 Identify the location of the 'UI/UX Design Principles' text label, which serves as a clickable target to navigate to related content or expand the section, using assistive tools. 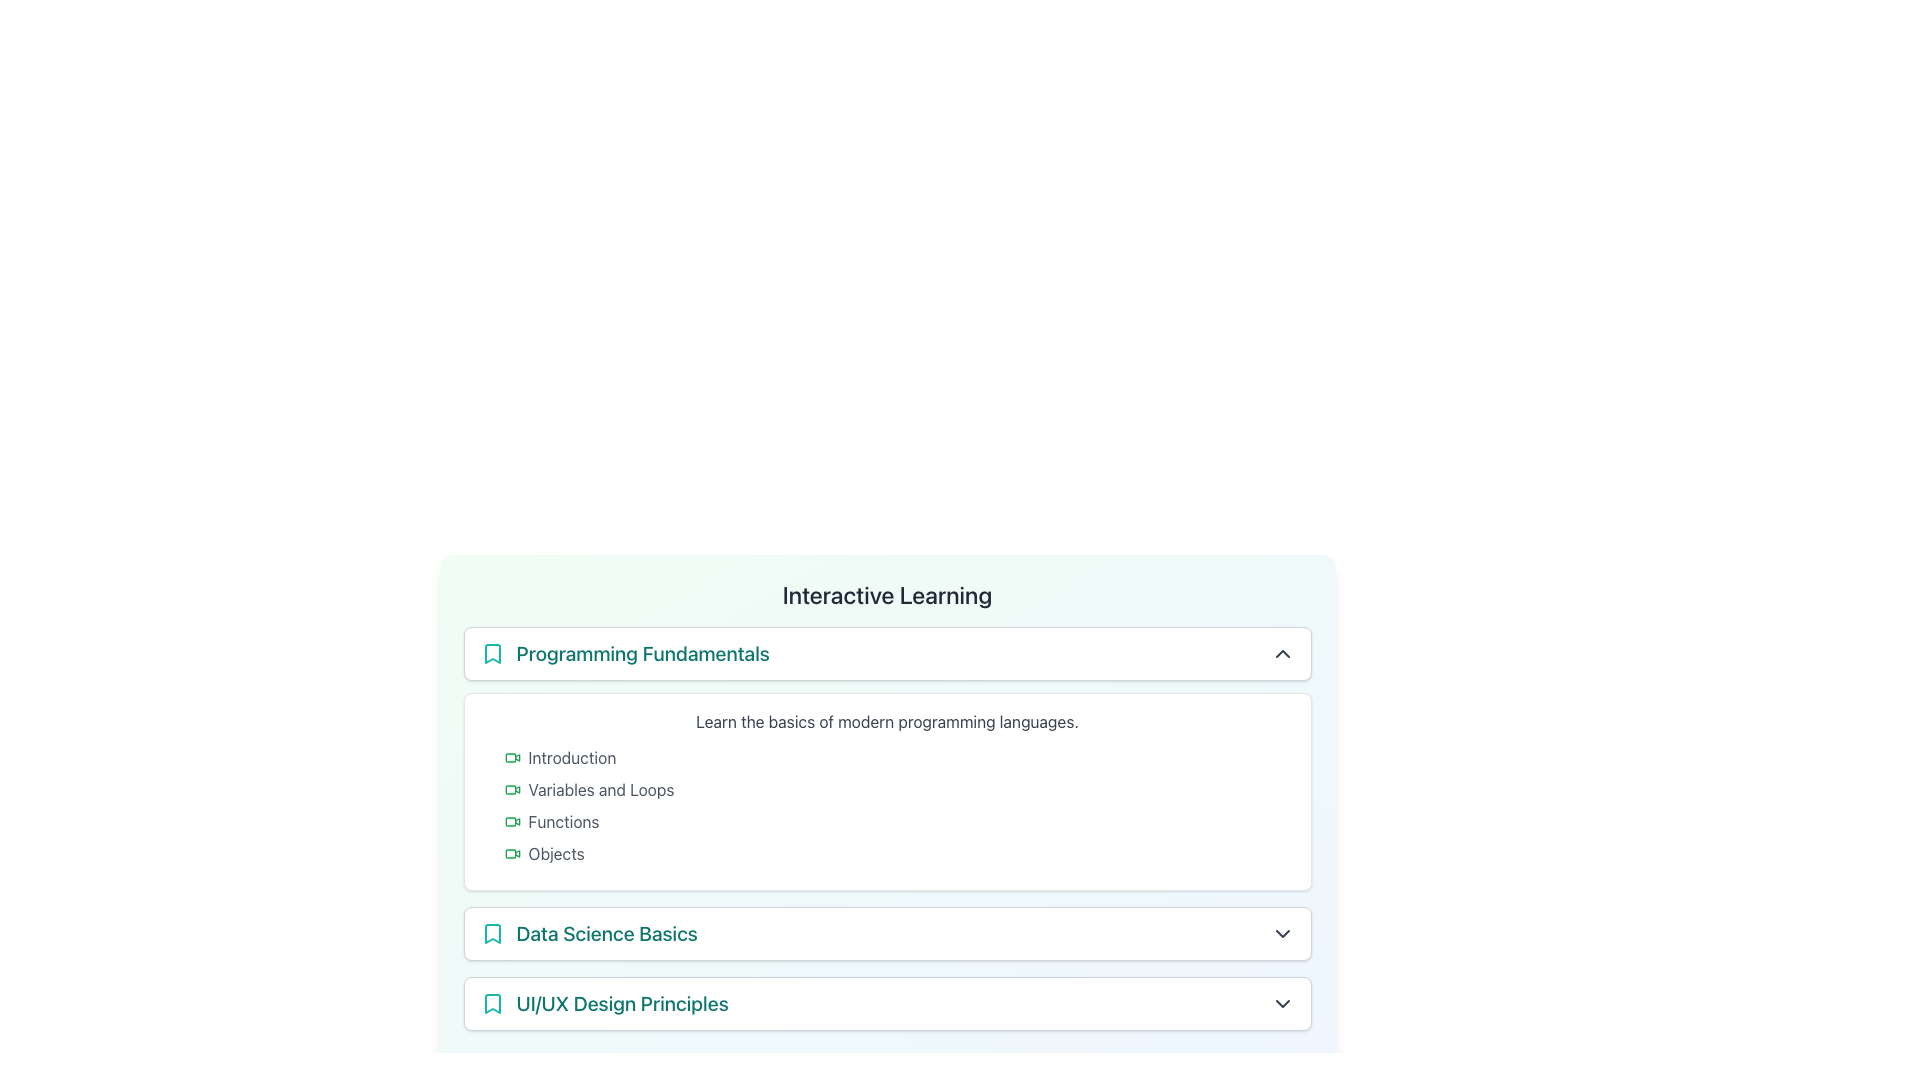
(603, 1003).